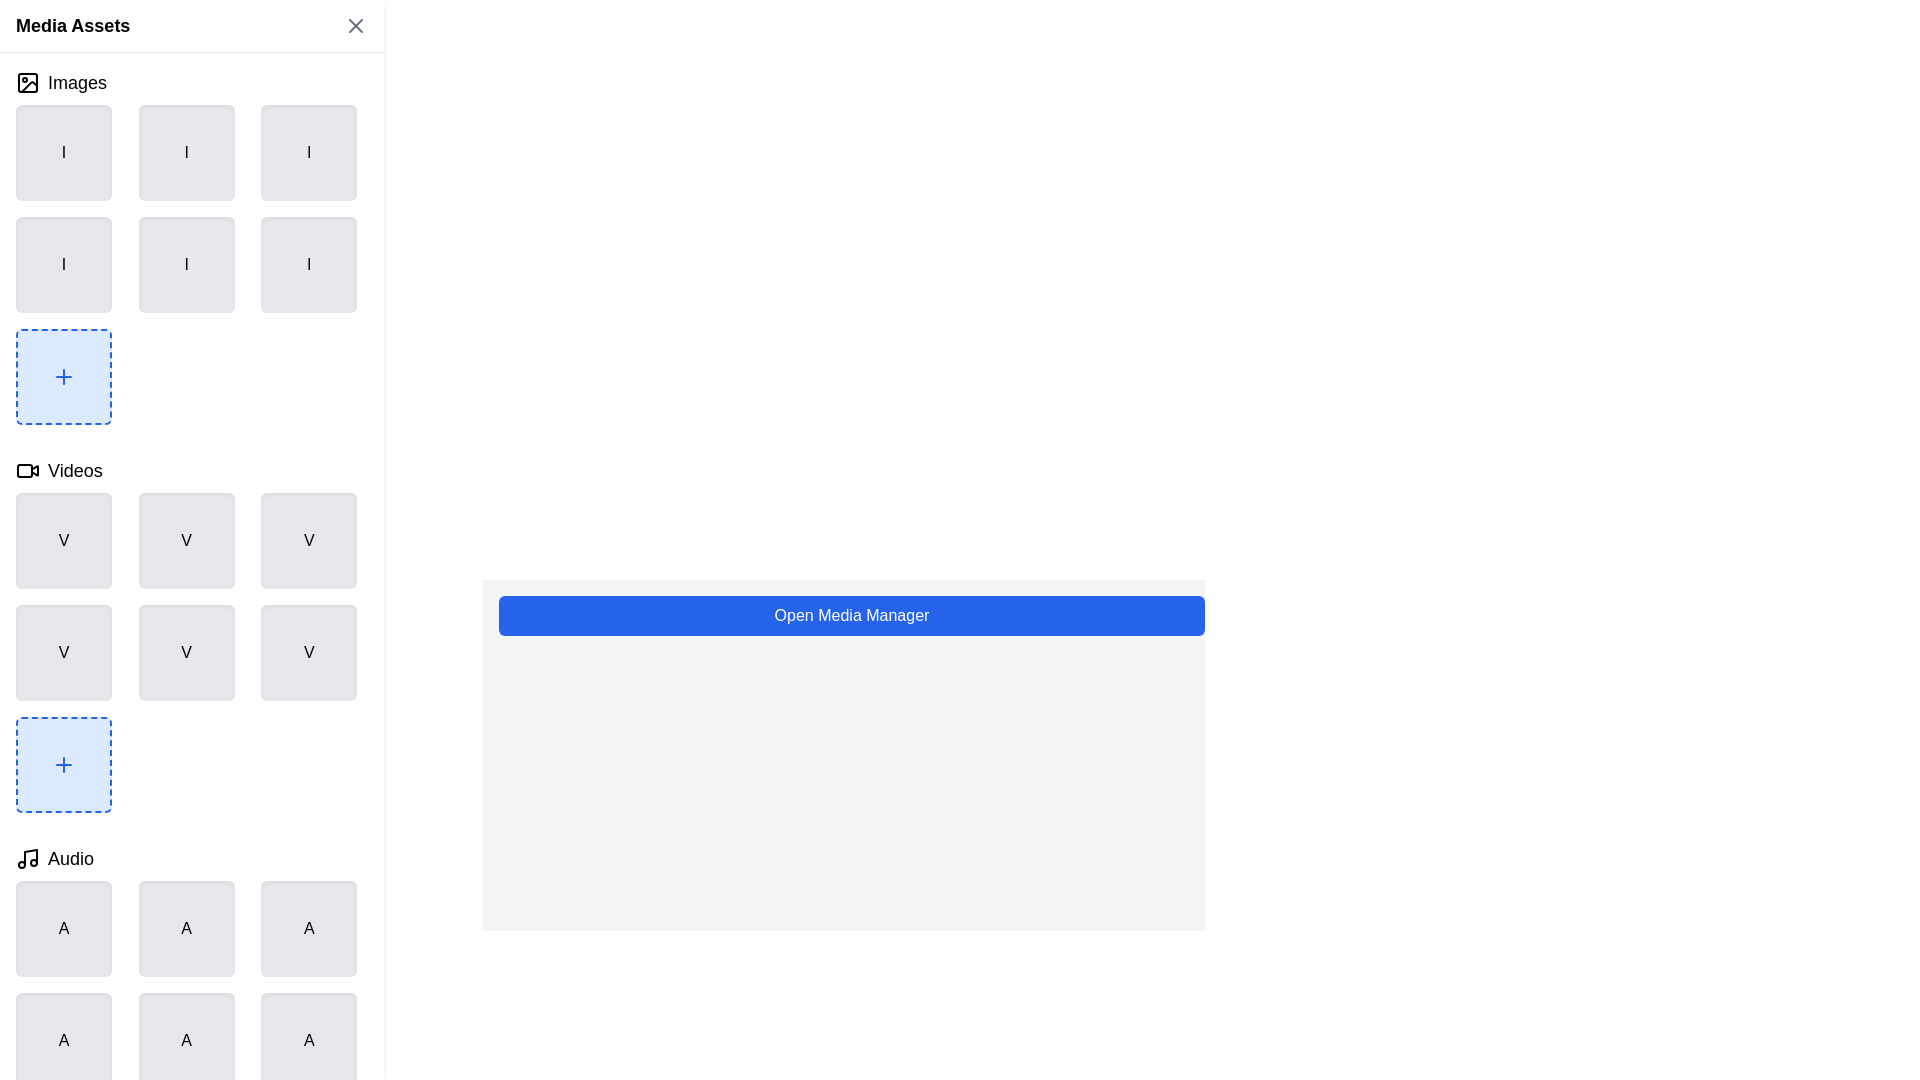 This screenshot has height=1080, width=1920. Describe the element at coordinates (63, 764) in the screenshot. I see `the Icon Button for adding a new item in the 'Videos' section` at that location.